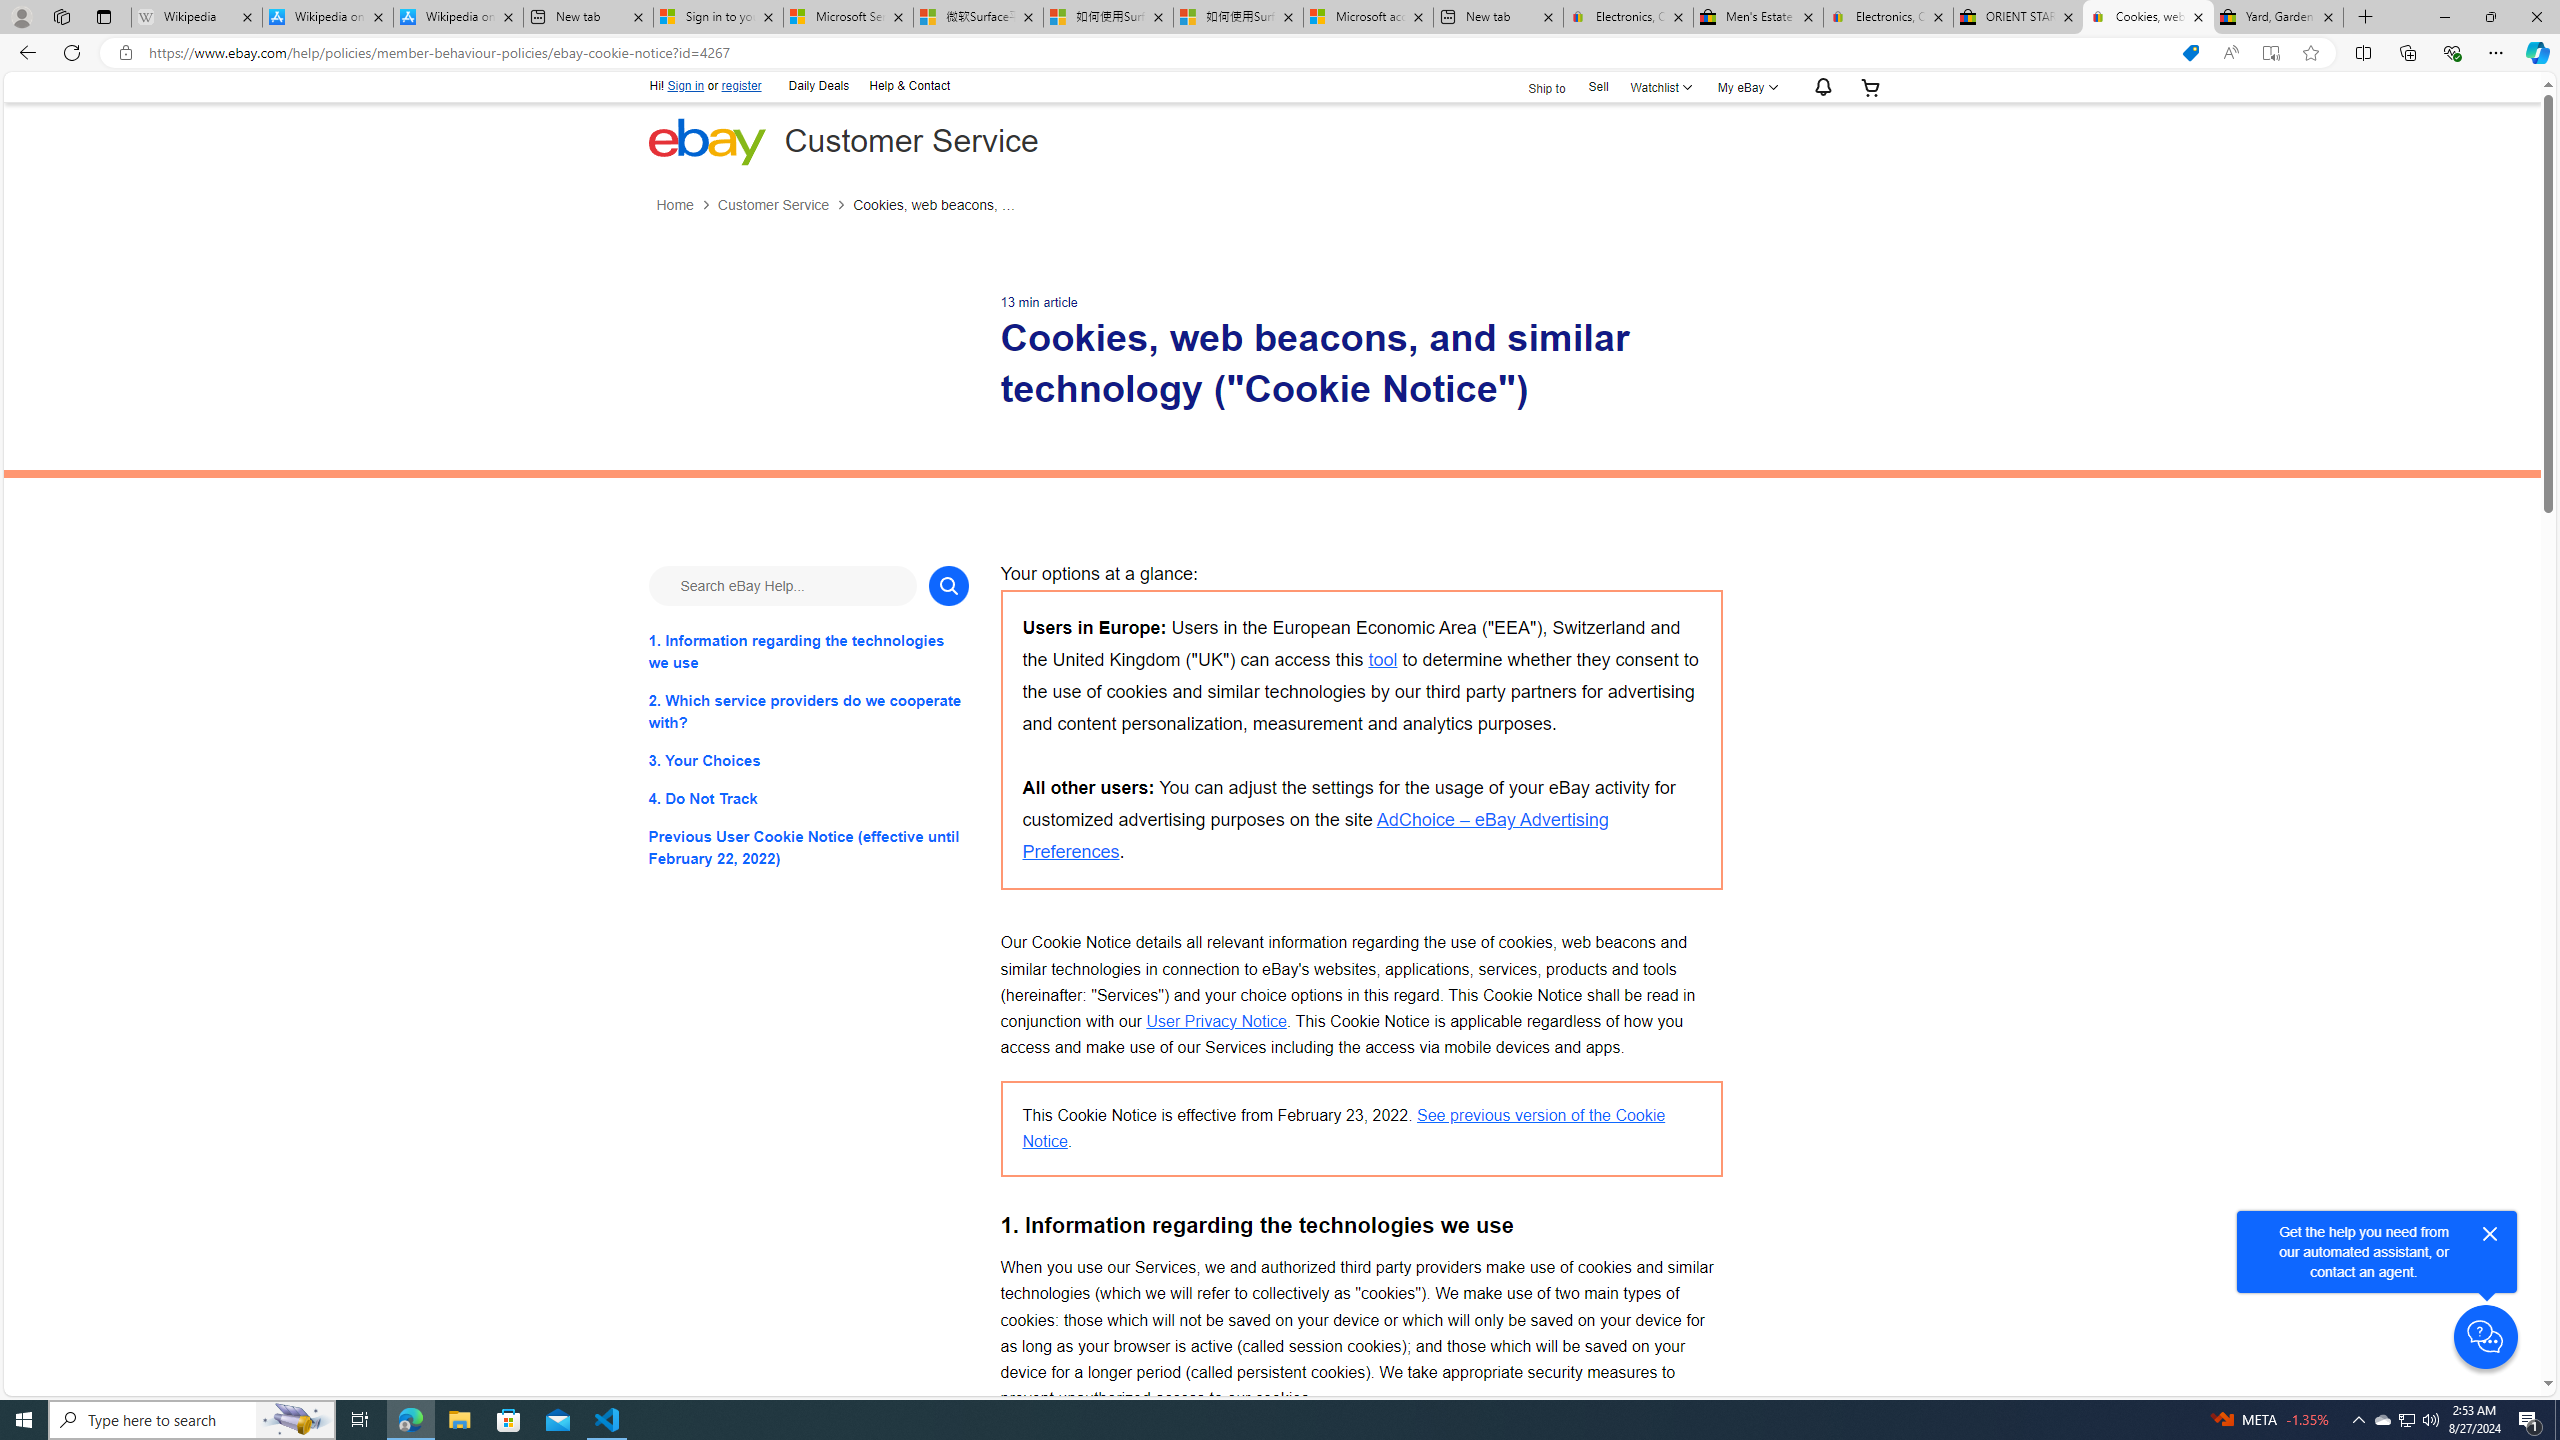  I want to click on 'See previous version of the Cookie Notice', so click(1344, 1127).